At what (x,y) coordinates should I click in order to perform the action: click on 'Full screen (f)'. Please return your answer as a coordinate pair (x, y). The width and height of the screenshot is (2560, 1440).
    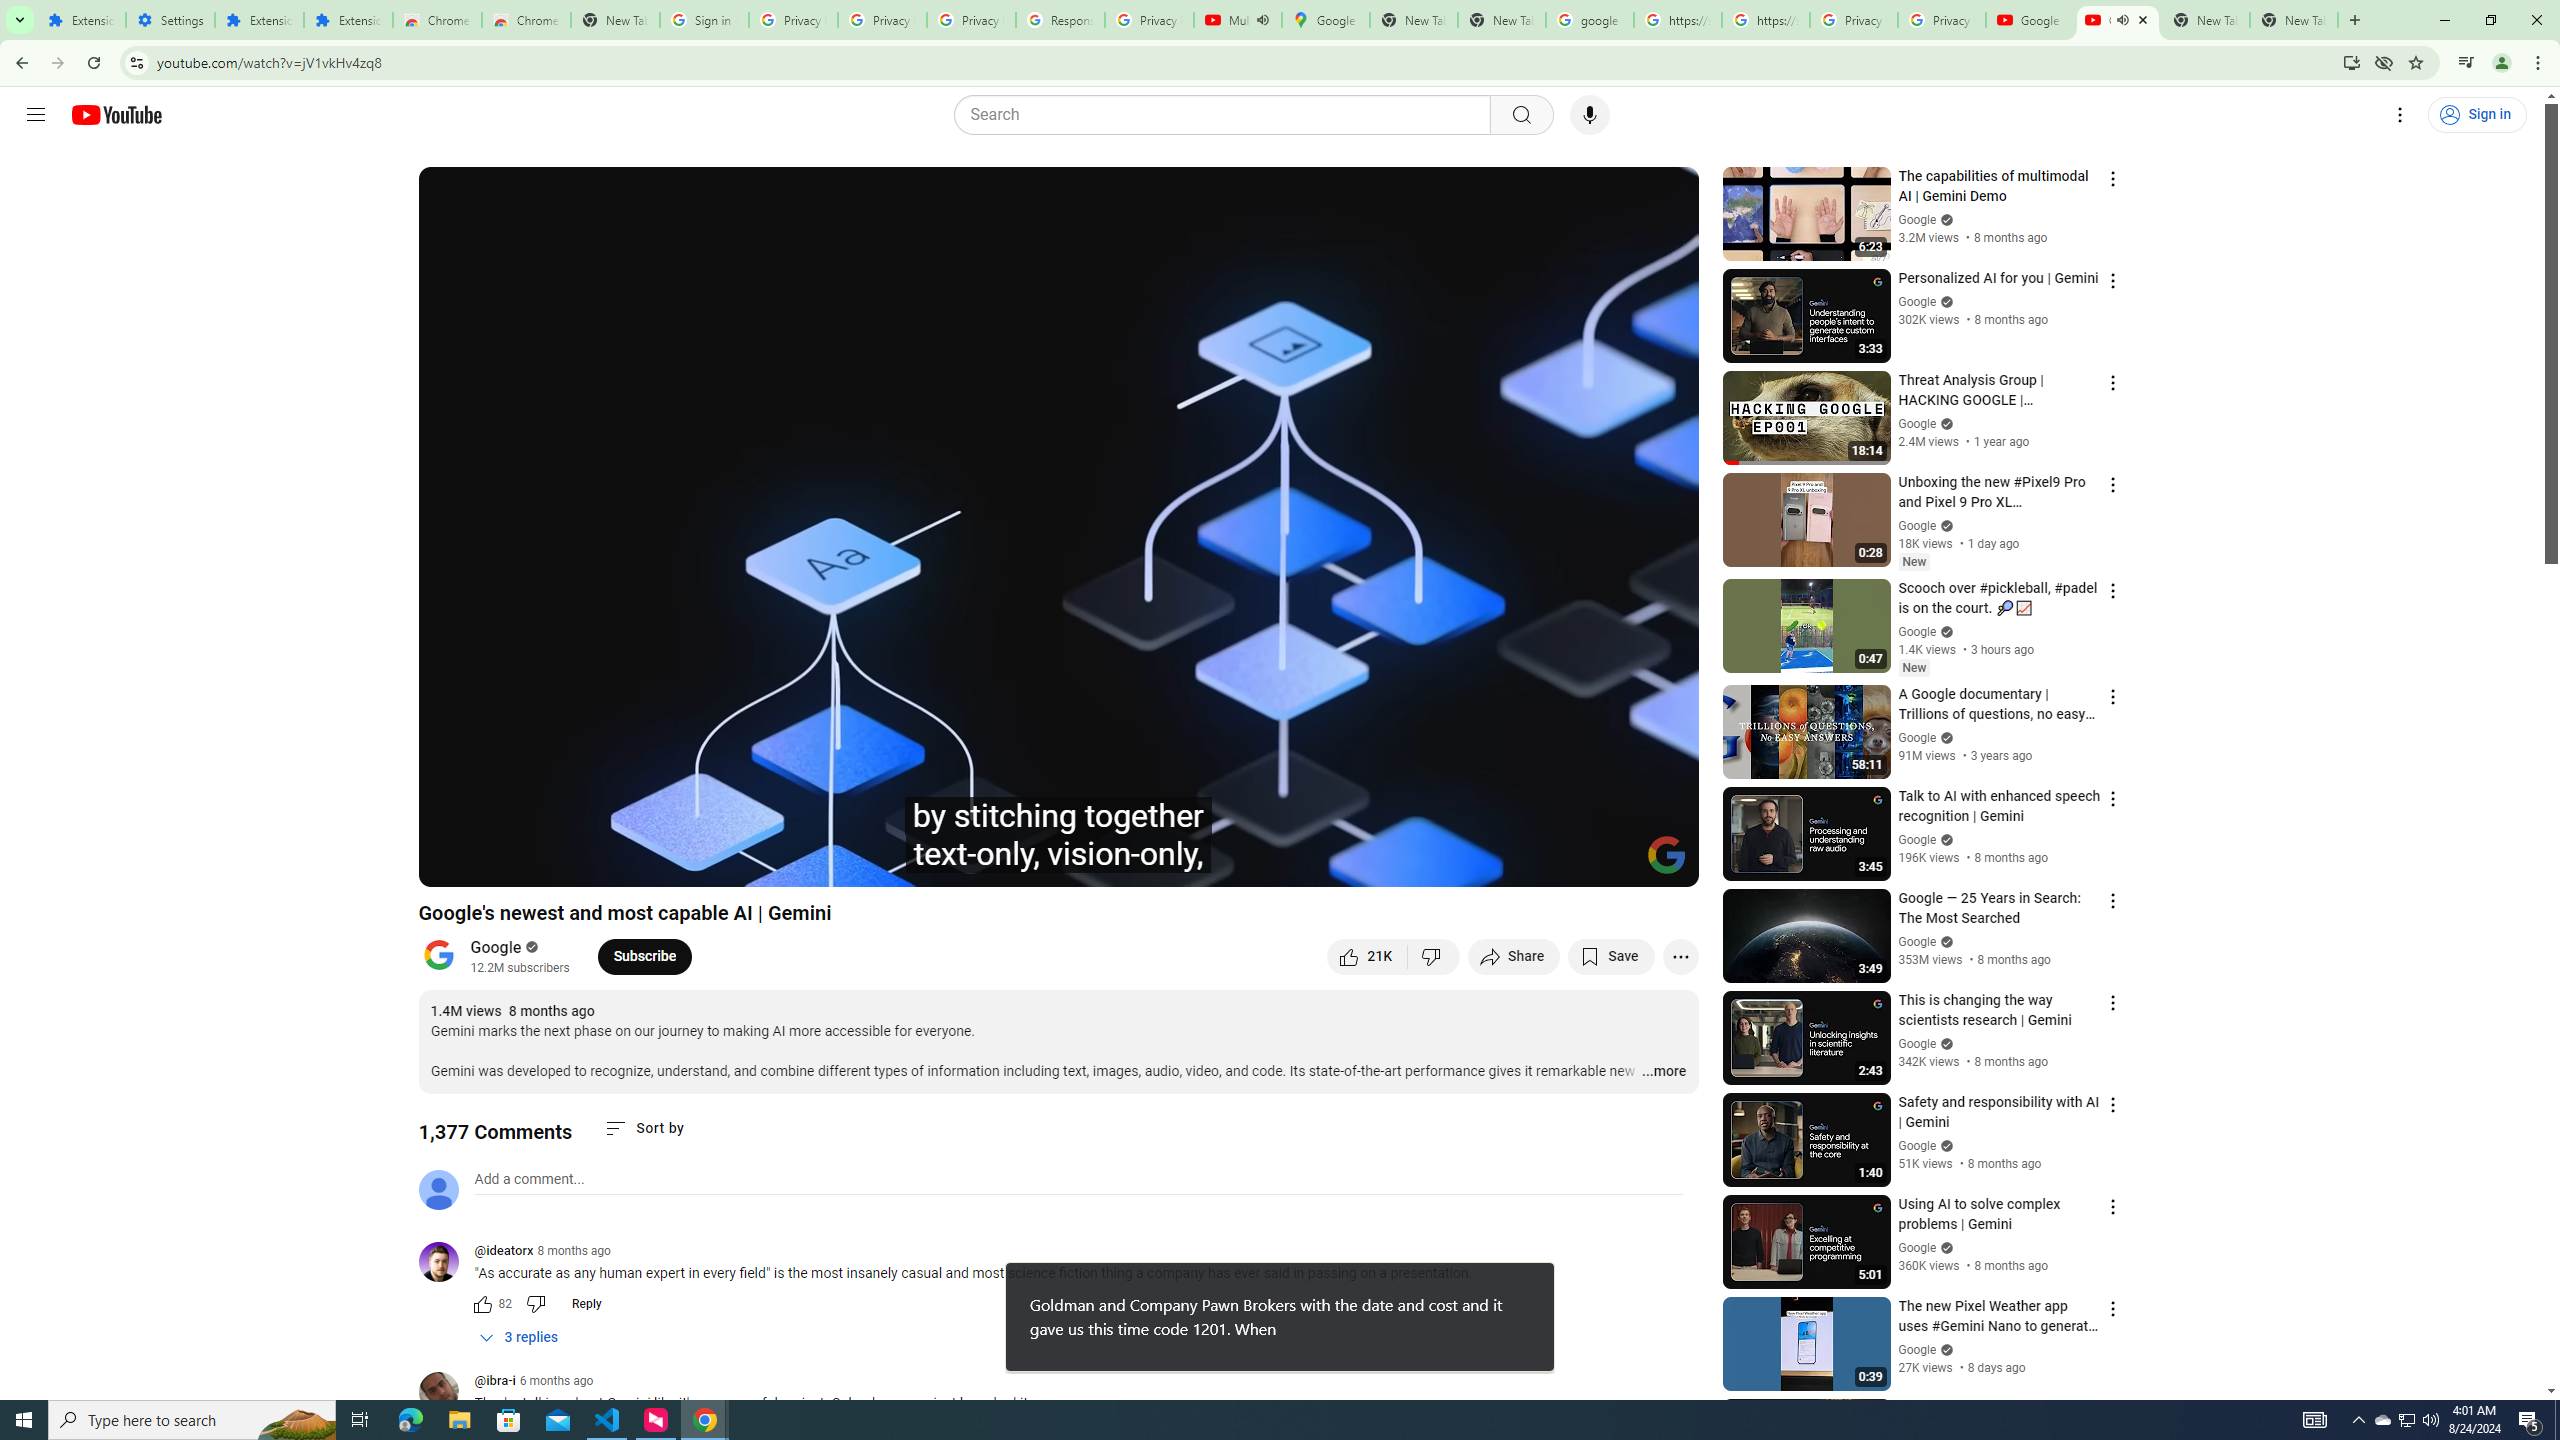
    Looking at the image, I should click on (1662, 862).